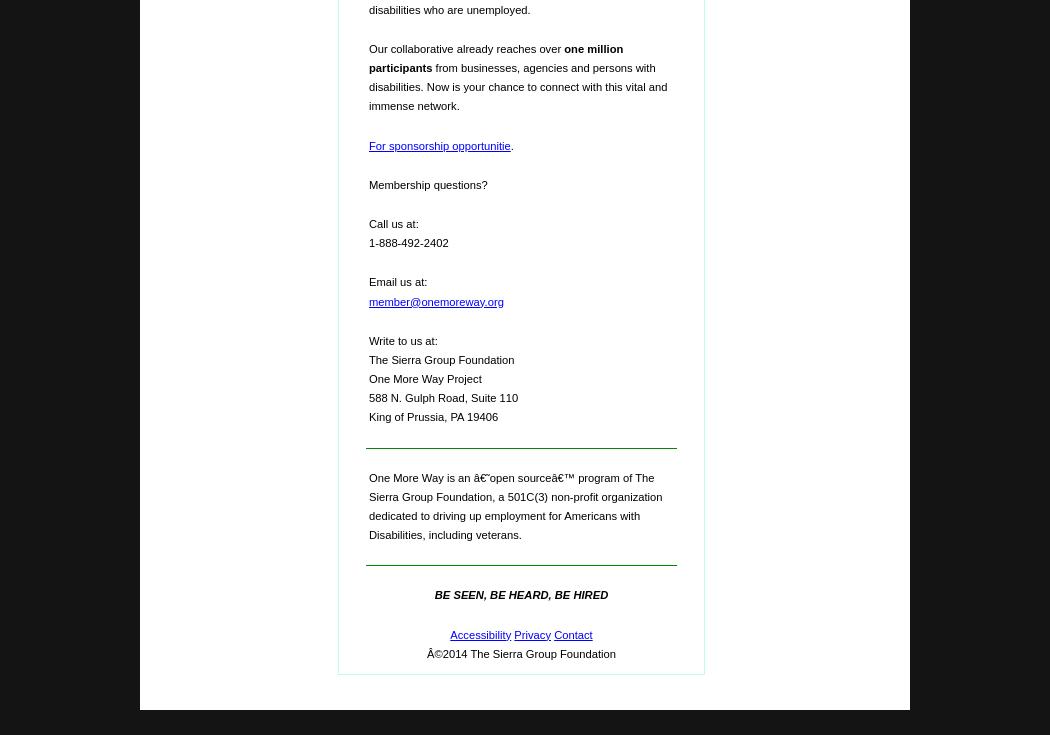  Describe the element at coordinates (495, 57) in the screenshot. I see `'one million participants'` at that location.